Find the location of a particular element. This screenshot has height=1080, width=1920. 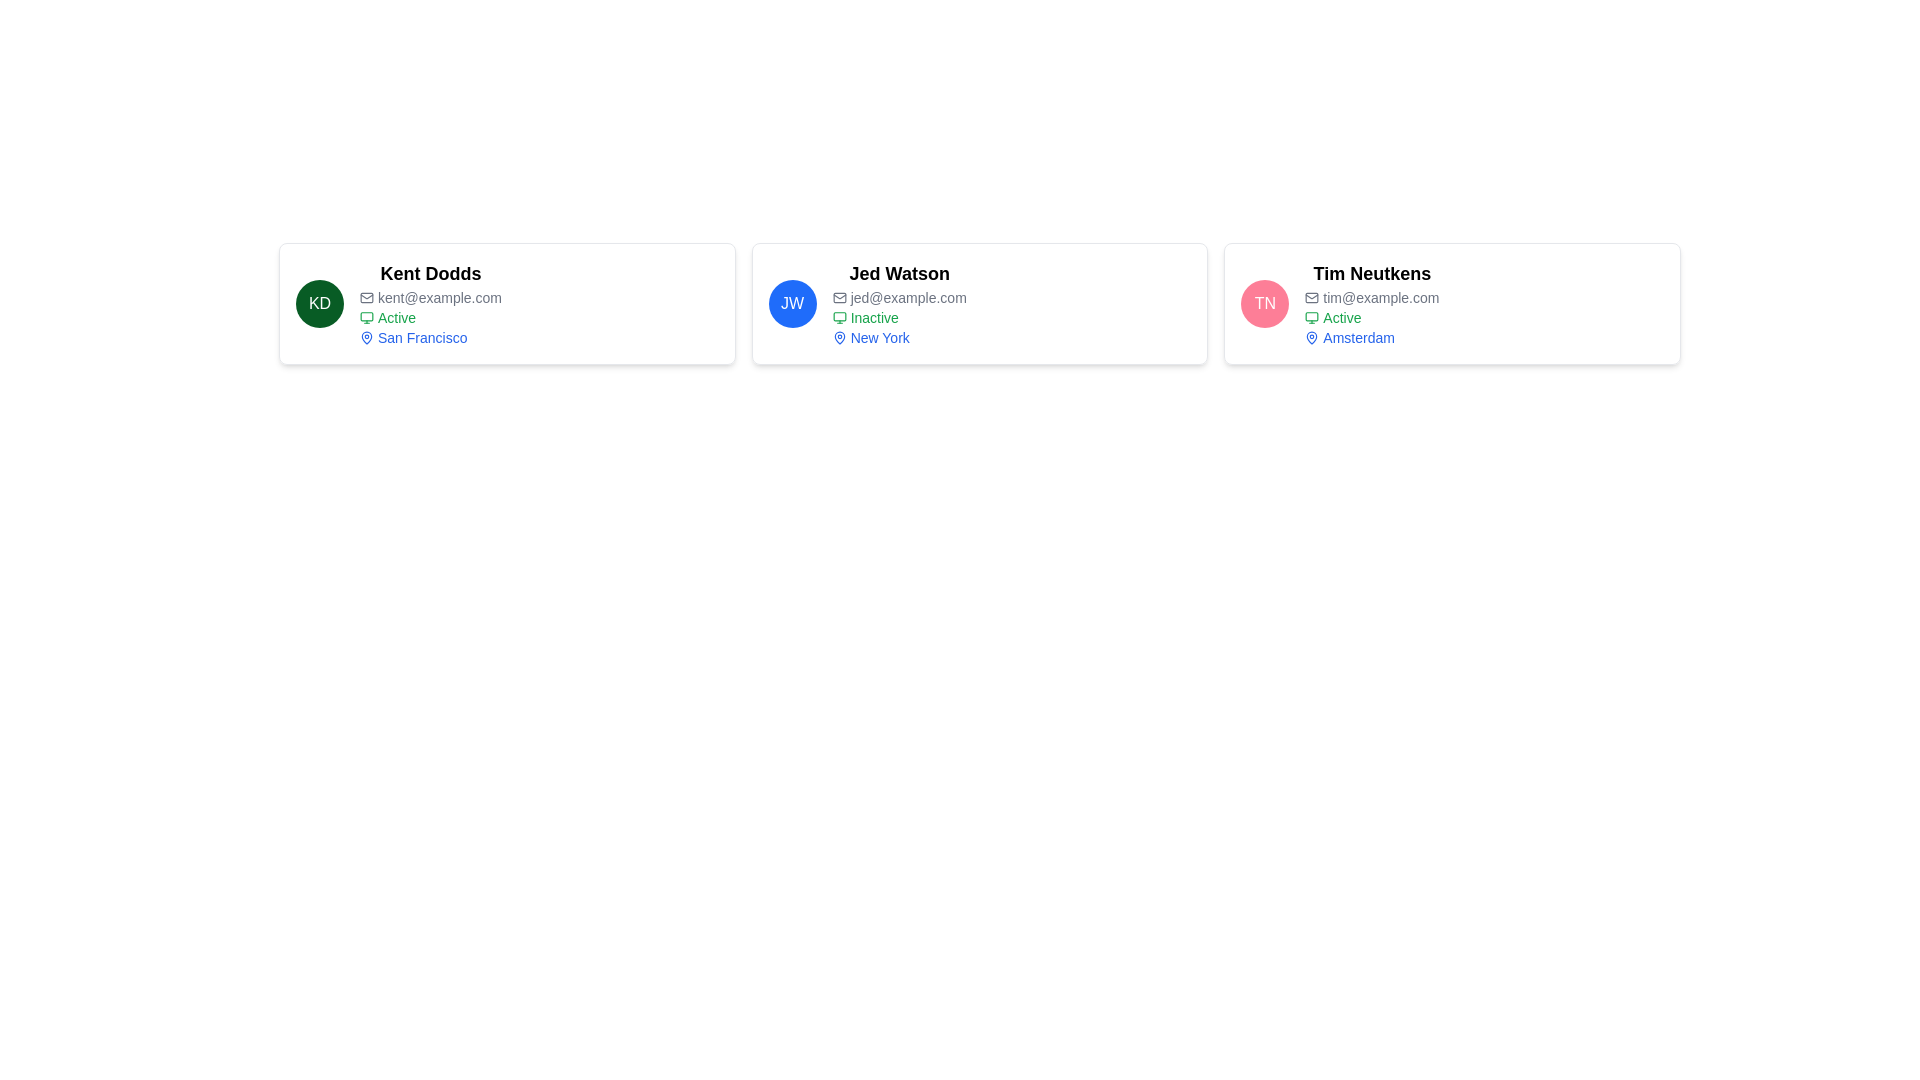

the text label displaying the email address for the user 'Kent Dodds', located under the user's name in the first card of the interface is located at coordinates (430, 297).